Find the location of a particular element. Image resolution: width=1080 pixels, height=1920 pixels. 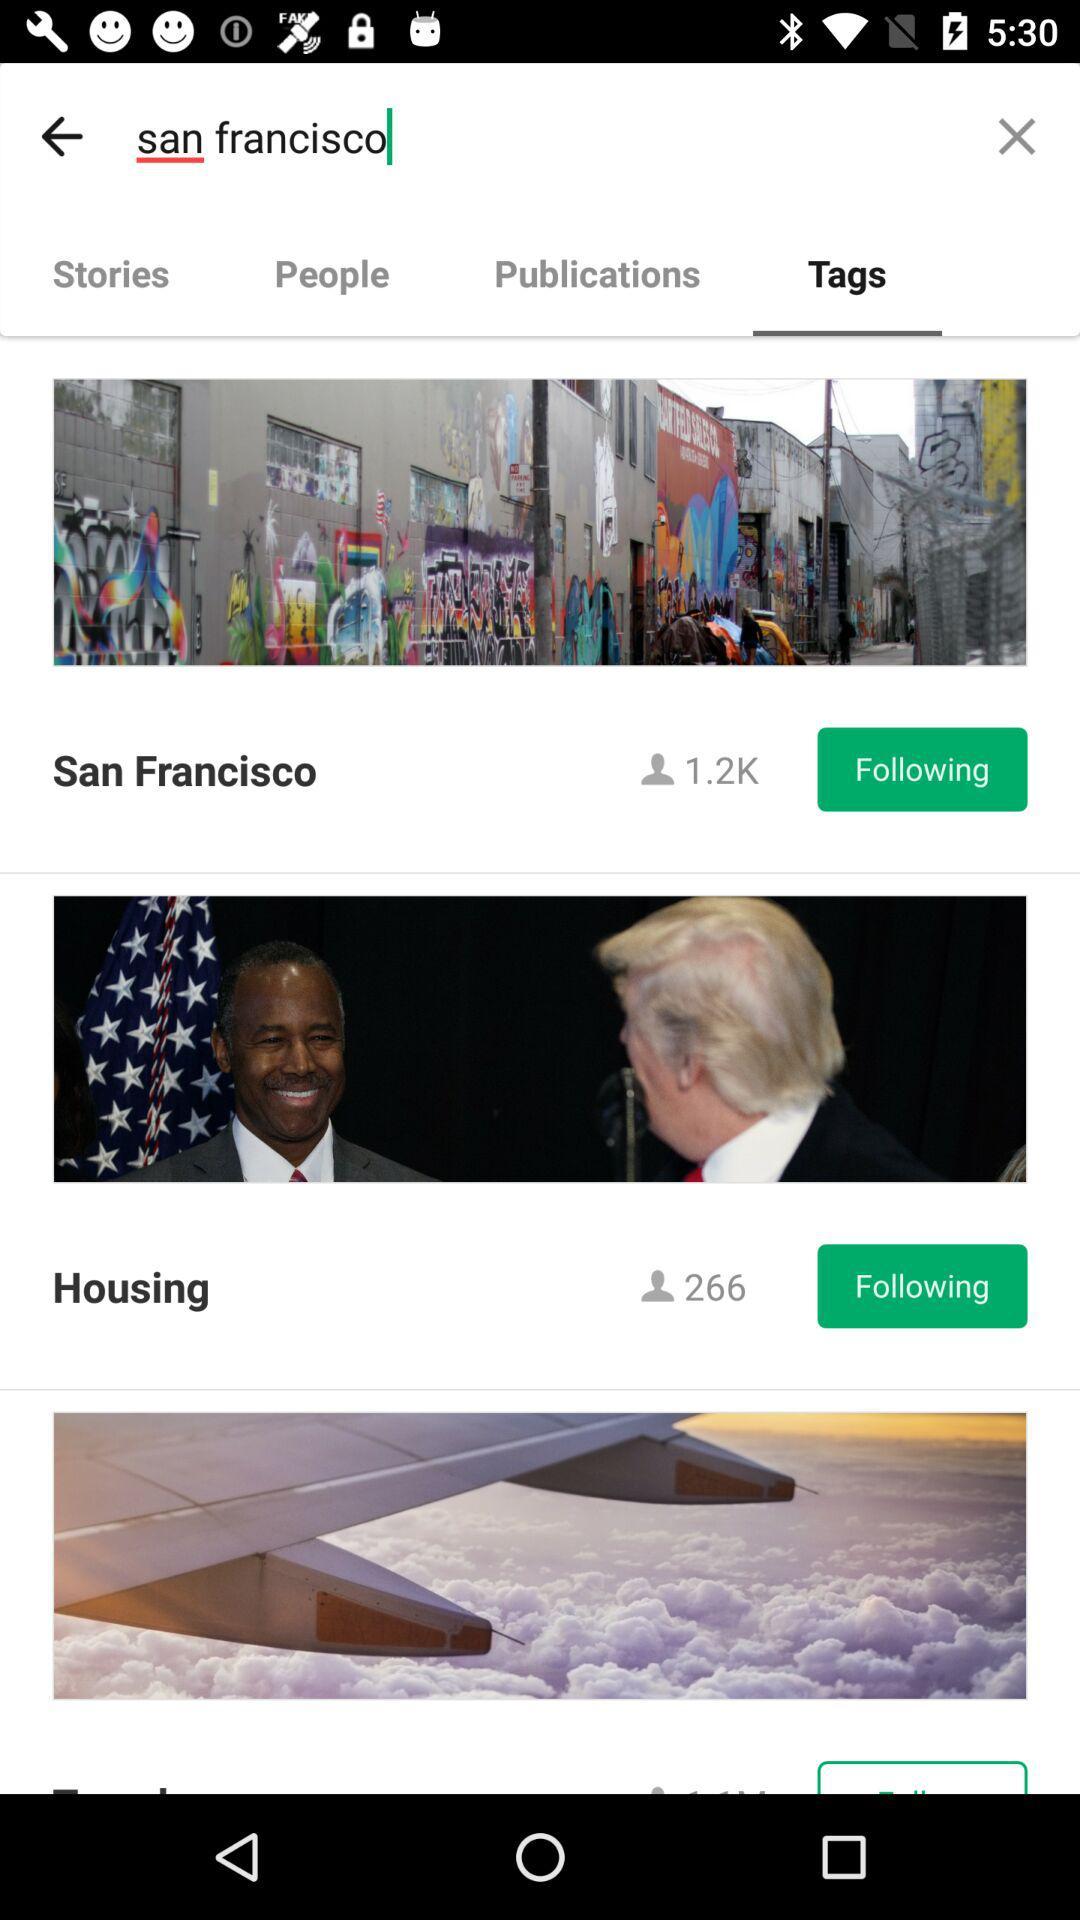

item to the left of san francisco is located at coordinates (61, 135).